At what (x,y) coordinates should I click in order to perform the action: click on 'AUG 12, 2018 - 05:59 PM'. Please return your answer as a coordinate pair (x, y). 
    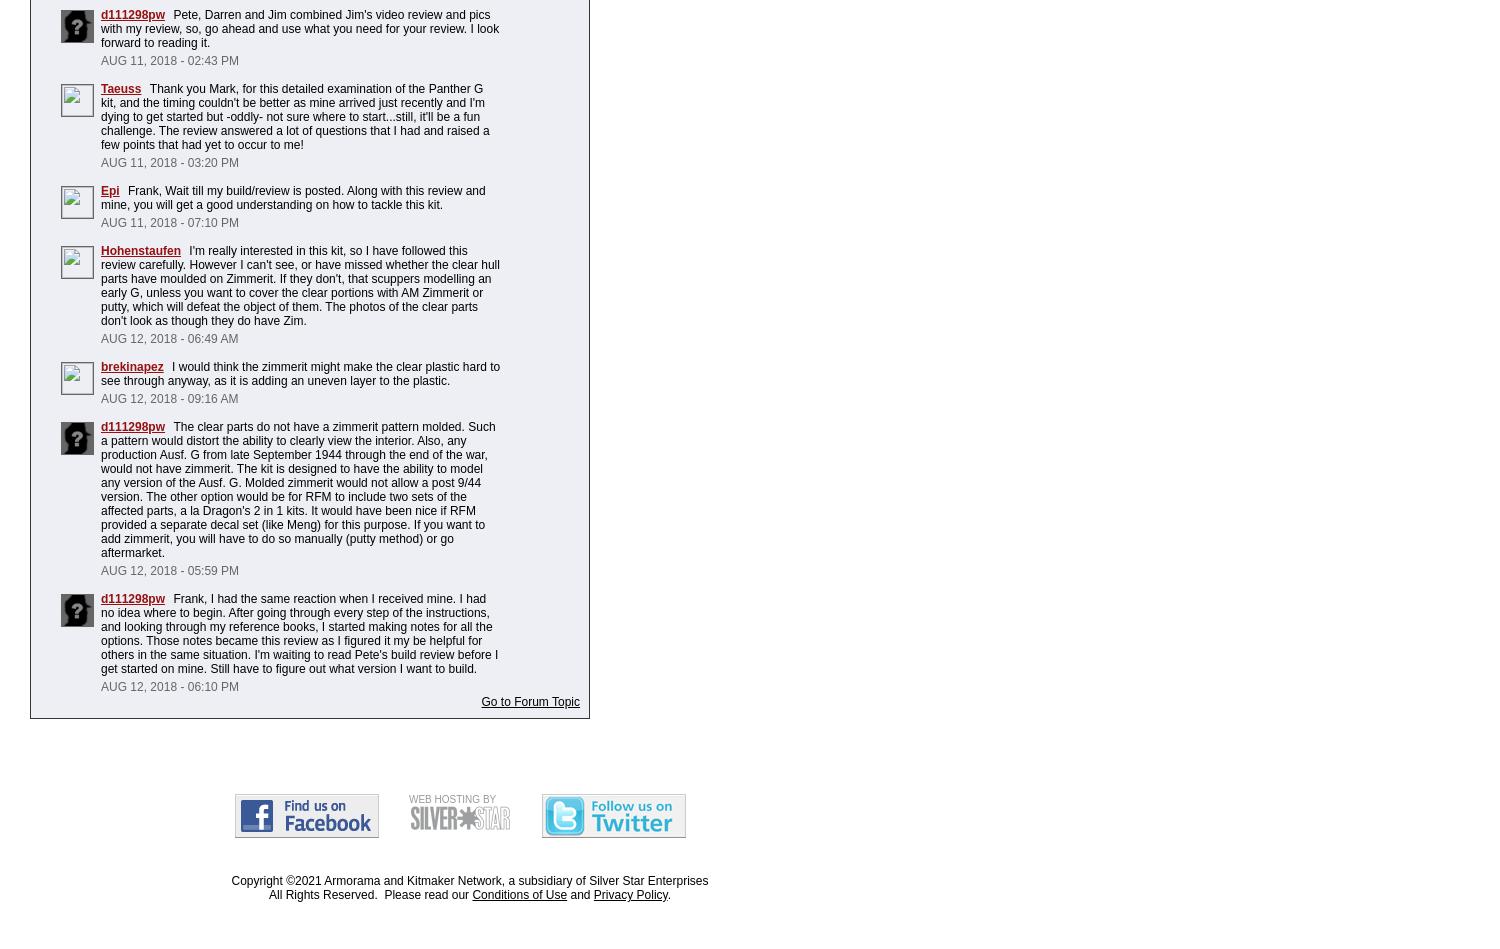
    Looking at the image, I should click on (169, 570).